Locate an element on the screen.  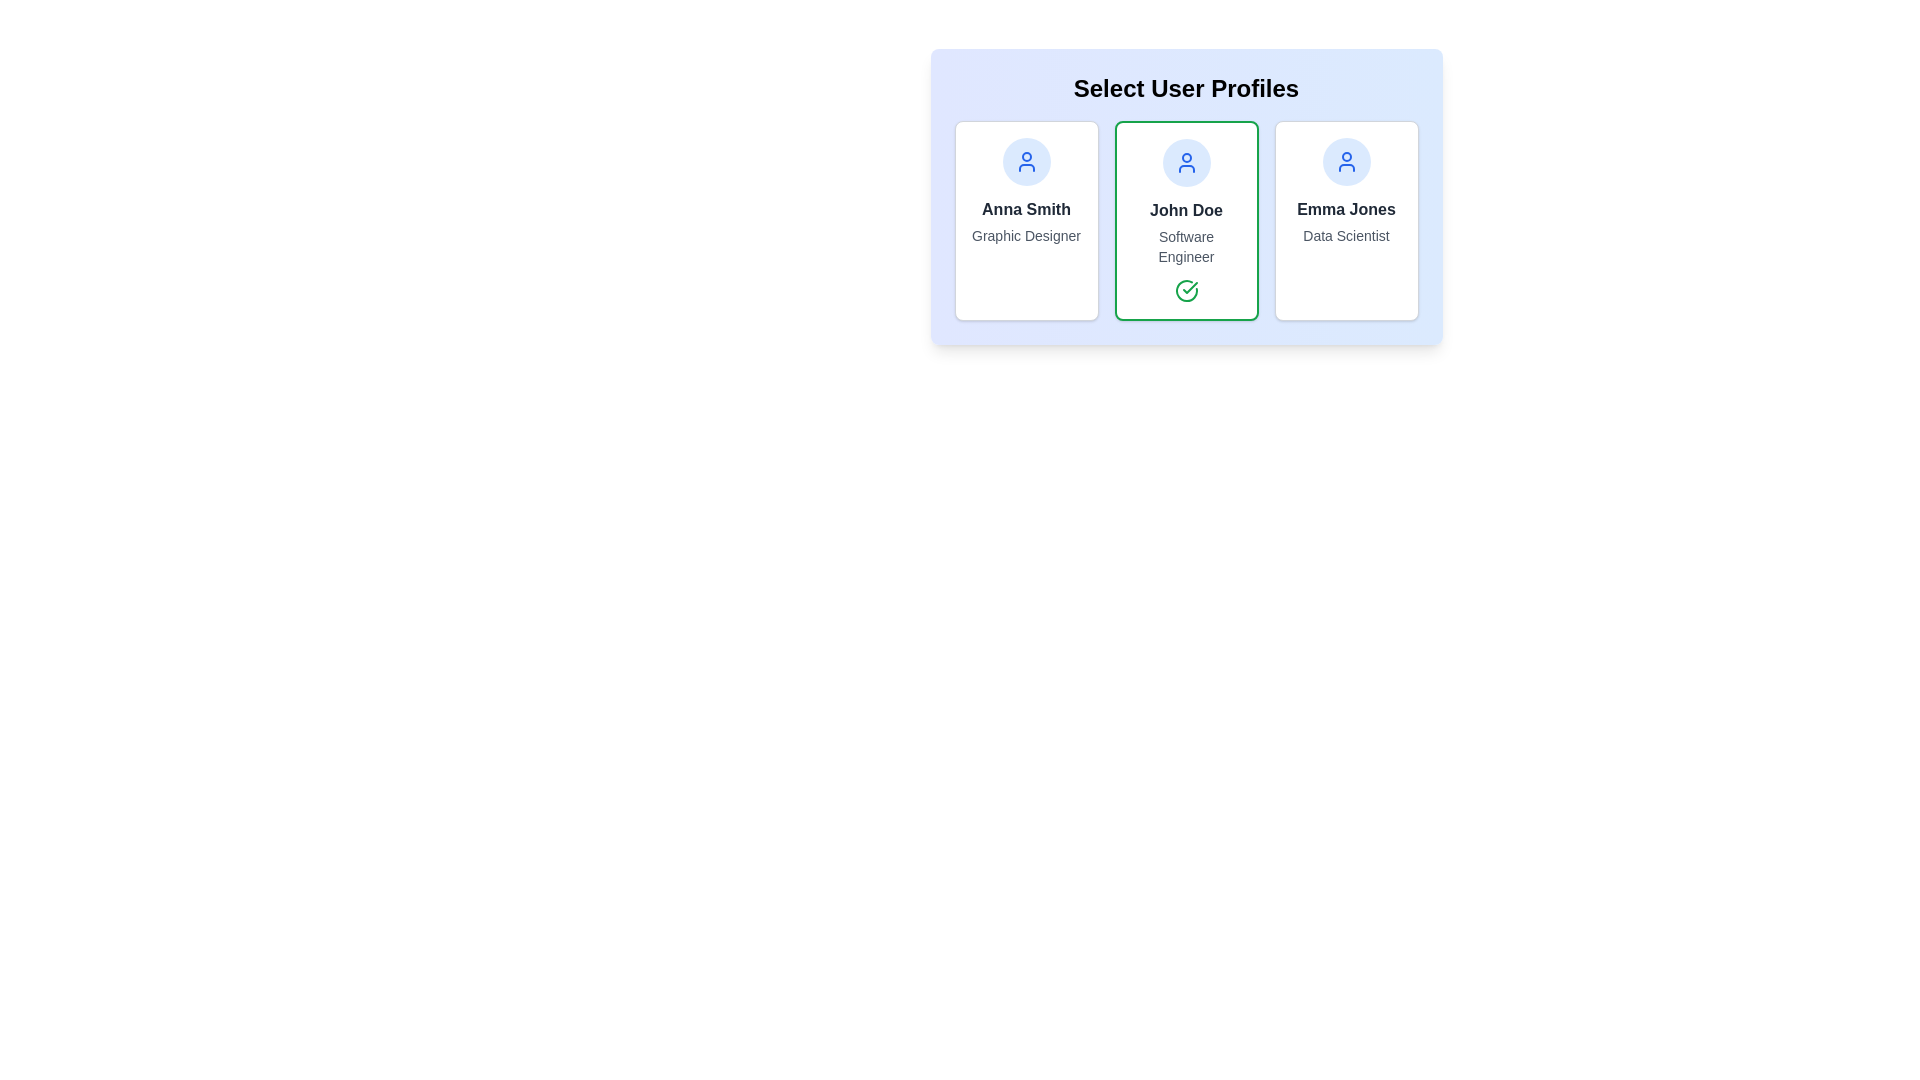
the profile card of Emma Jones to observe its scaling animation is located at coordinates (1346, 220).